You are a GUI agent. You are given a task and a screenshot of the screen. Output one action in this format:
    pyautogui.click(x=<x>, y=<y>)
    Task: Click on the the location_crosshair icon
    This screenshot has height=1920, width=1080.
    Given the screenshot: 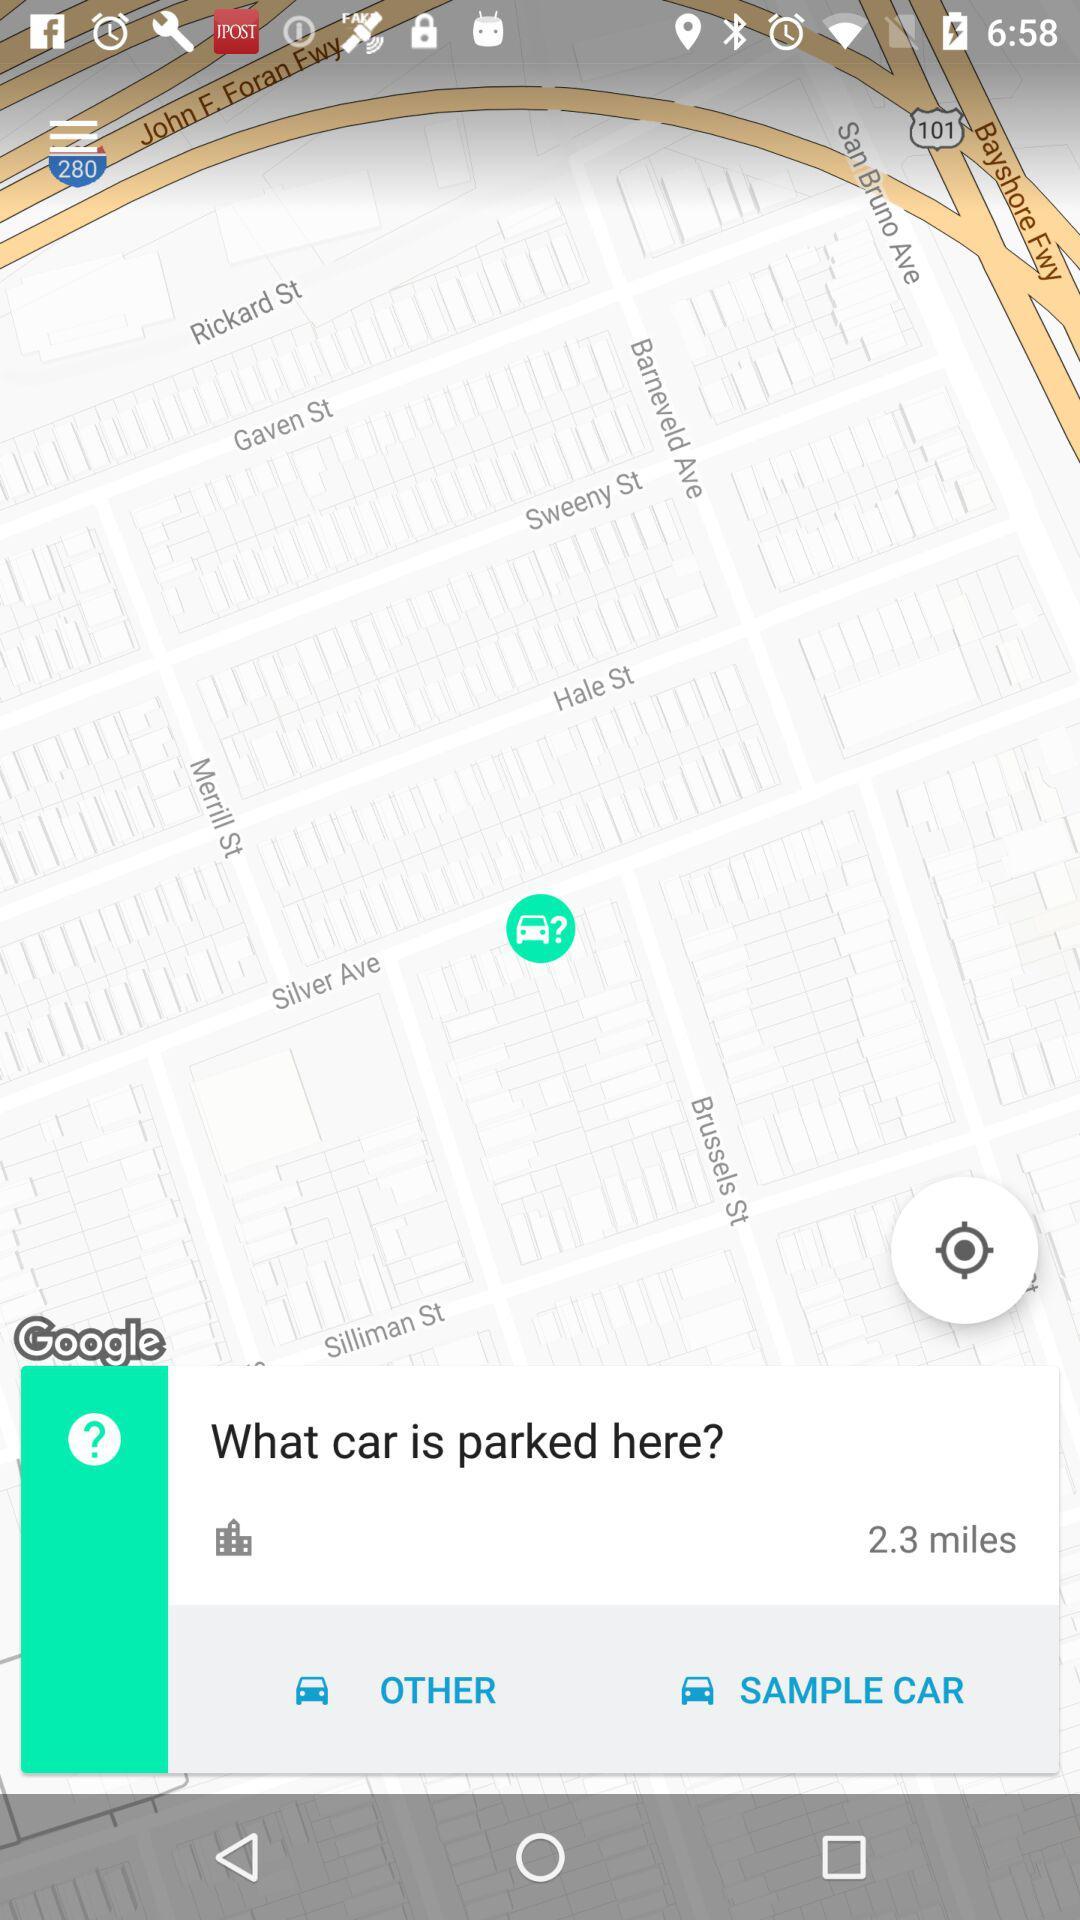 What is the action you would take?
    pyautogui.click(x=963, y=1249)
    